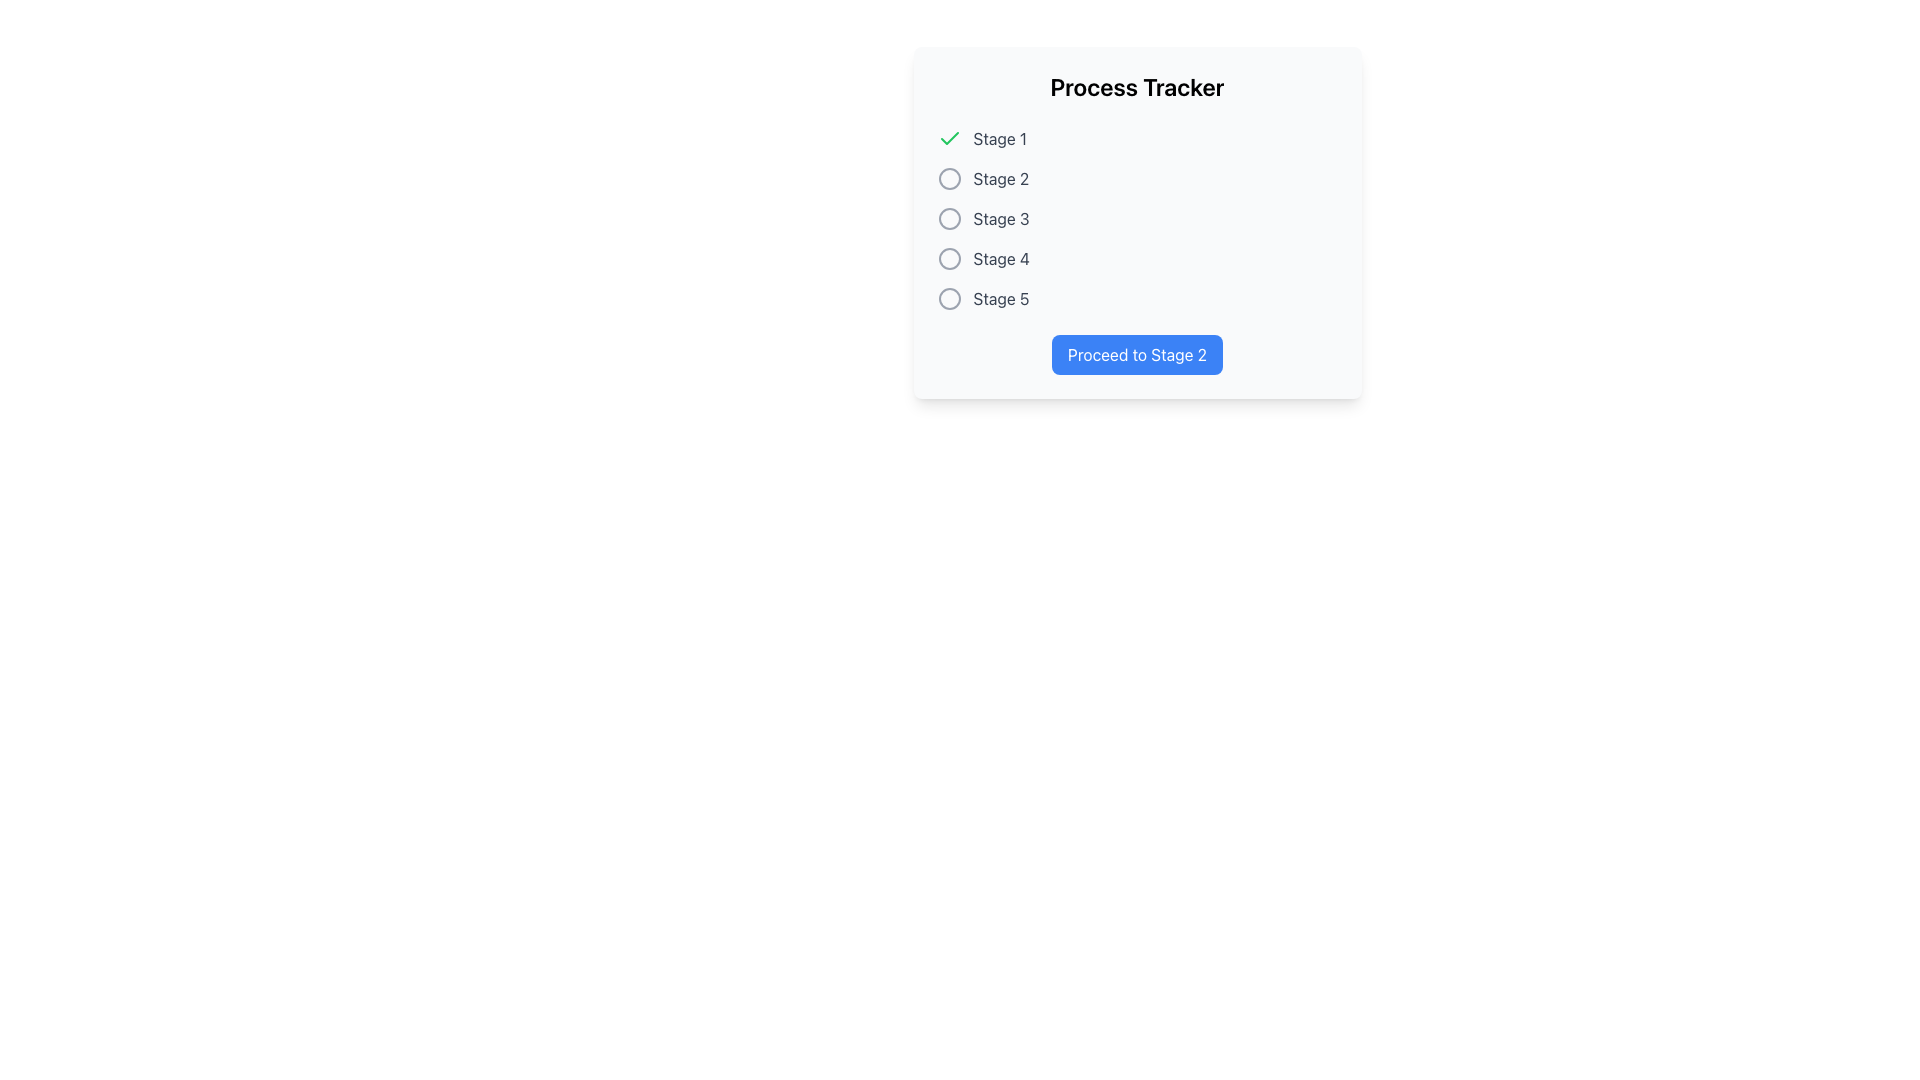 The width and height of the screenshot is (1920, 1080). What do you see at coordinates (983, 257) in the screenshot?
I see `the 'Stage 4' text label, which is styled in gray and indicates a specific stage in the Process Tracker dialog, located in the fourth row of the list` at bounding box center [983, 257].